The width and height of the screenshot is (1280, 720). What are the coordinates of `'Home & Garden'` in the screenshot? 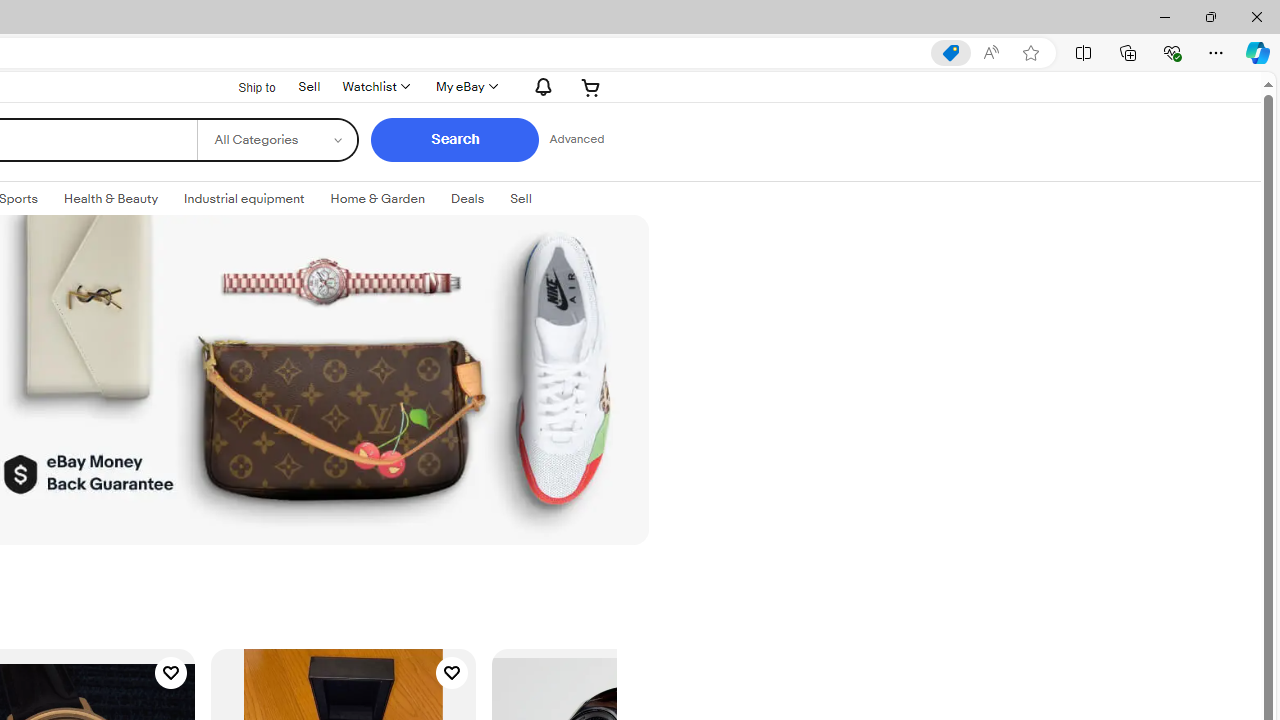 It's located at (377, 199).